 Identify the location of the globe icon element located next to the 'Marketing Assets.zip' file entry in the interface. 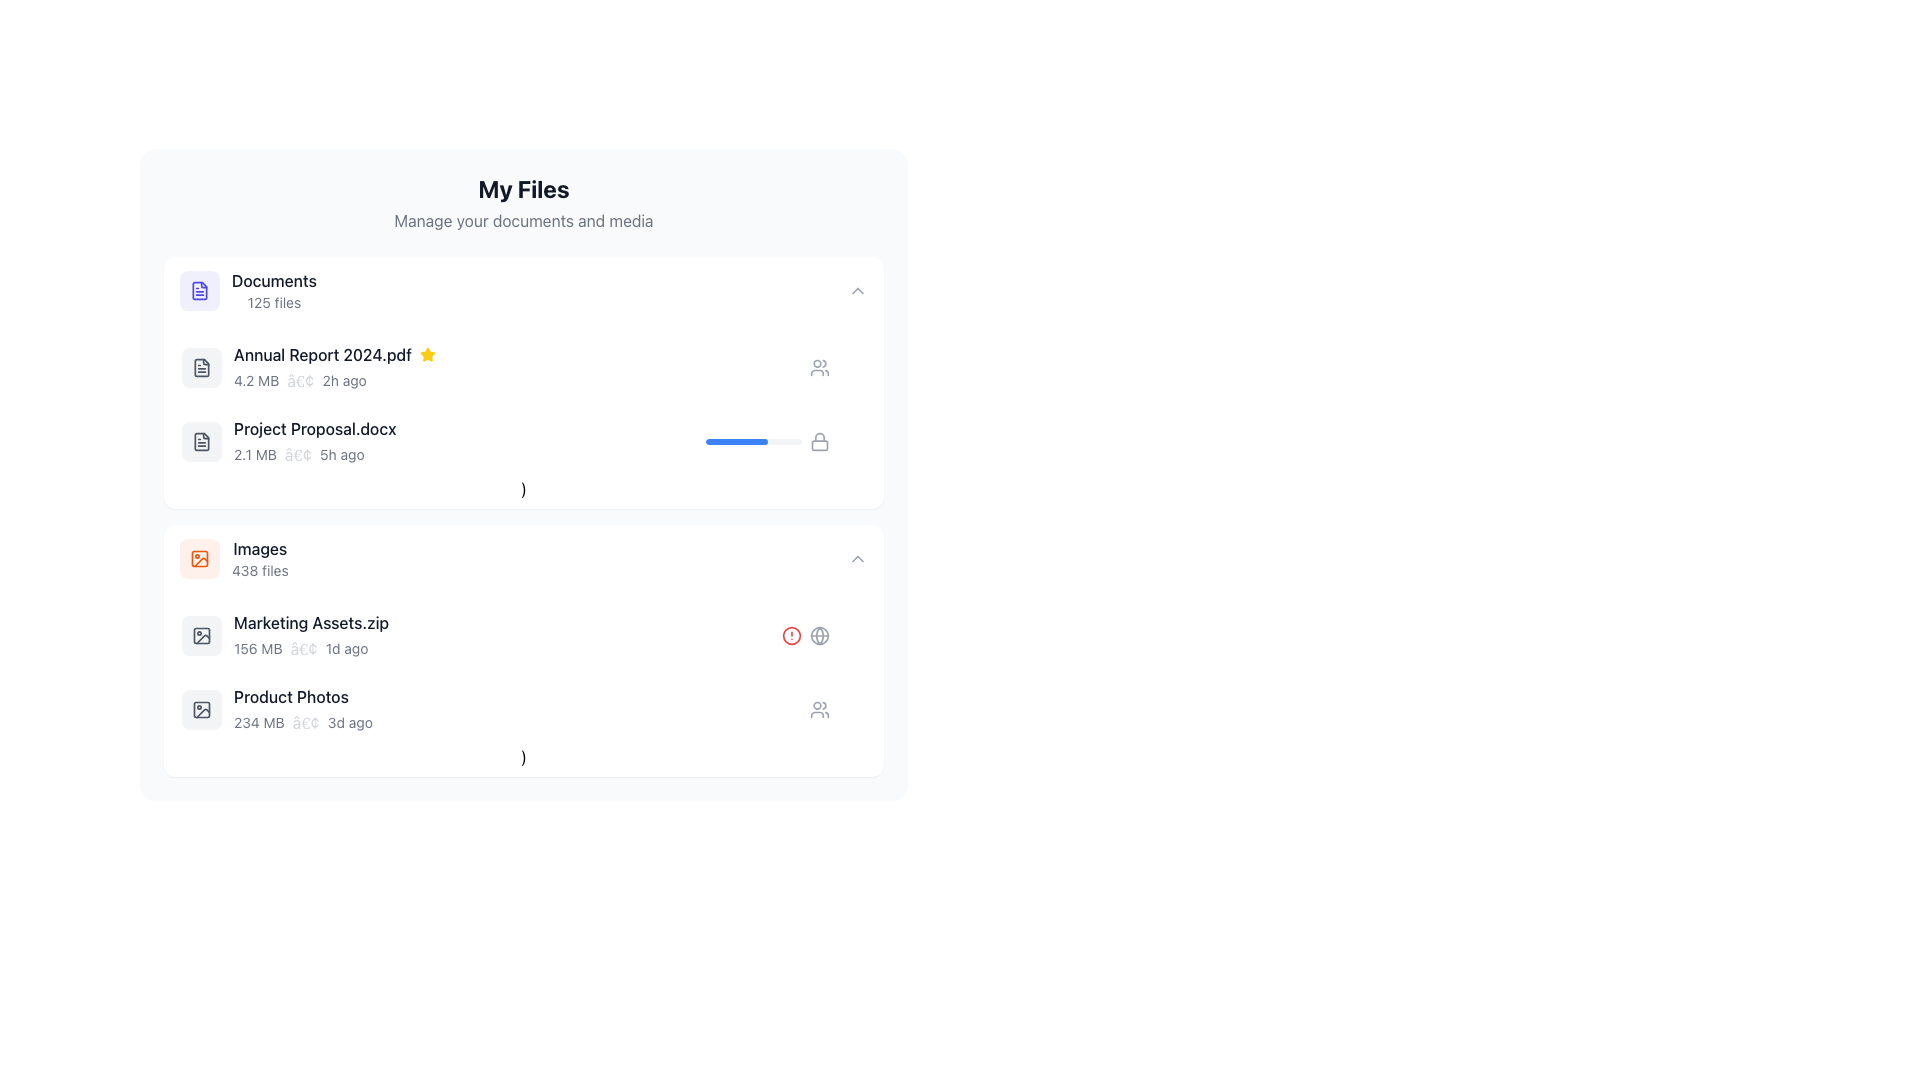
(820, 636).